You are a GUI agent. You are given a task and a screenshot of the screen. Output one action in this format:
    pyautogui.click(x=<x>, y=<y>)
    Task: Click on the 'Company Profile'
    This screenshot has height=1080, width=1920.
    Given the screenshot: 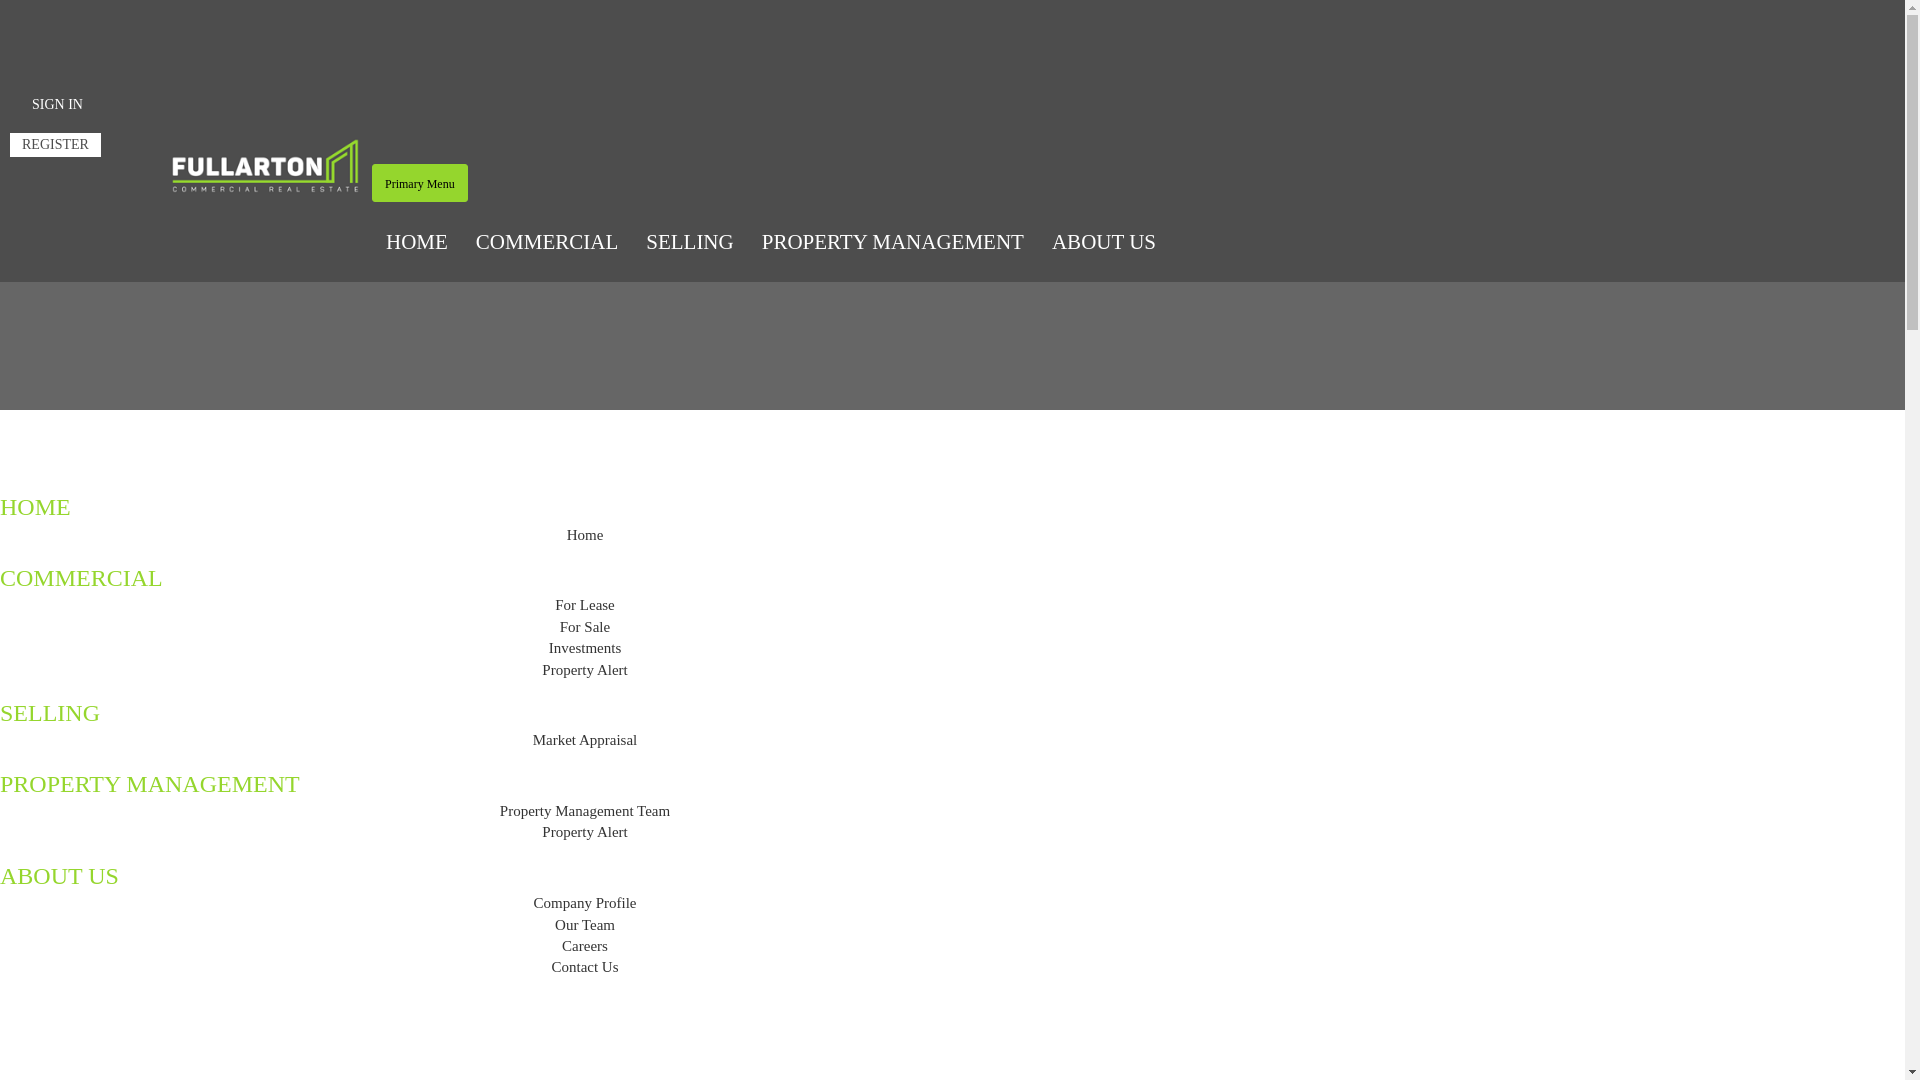 What is the action you would take?
    pyautogui.click(x=584, y=902)
    